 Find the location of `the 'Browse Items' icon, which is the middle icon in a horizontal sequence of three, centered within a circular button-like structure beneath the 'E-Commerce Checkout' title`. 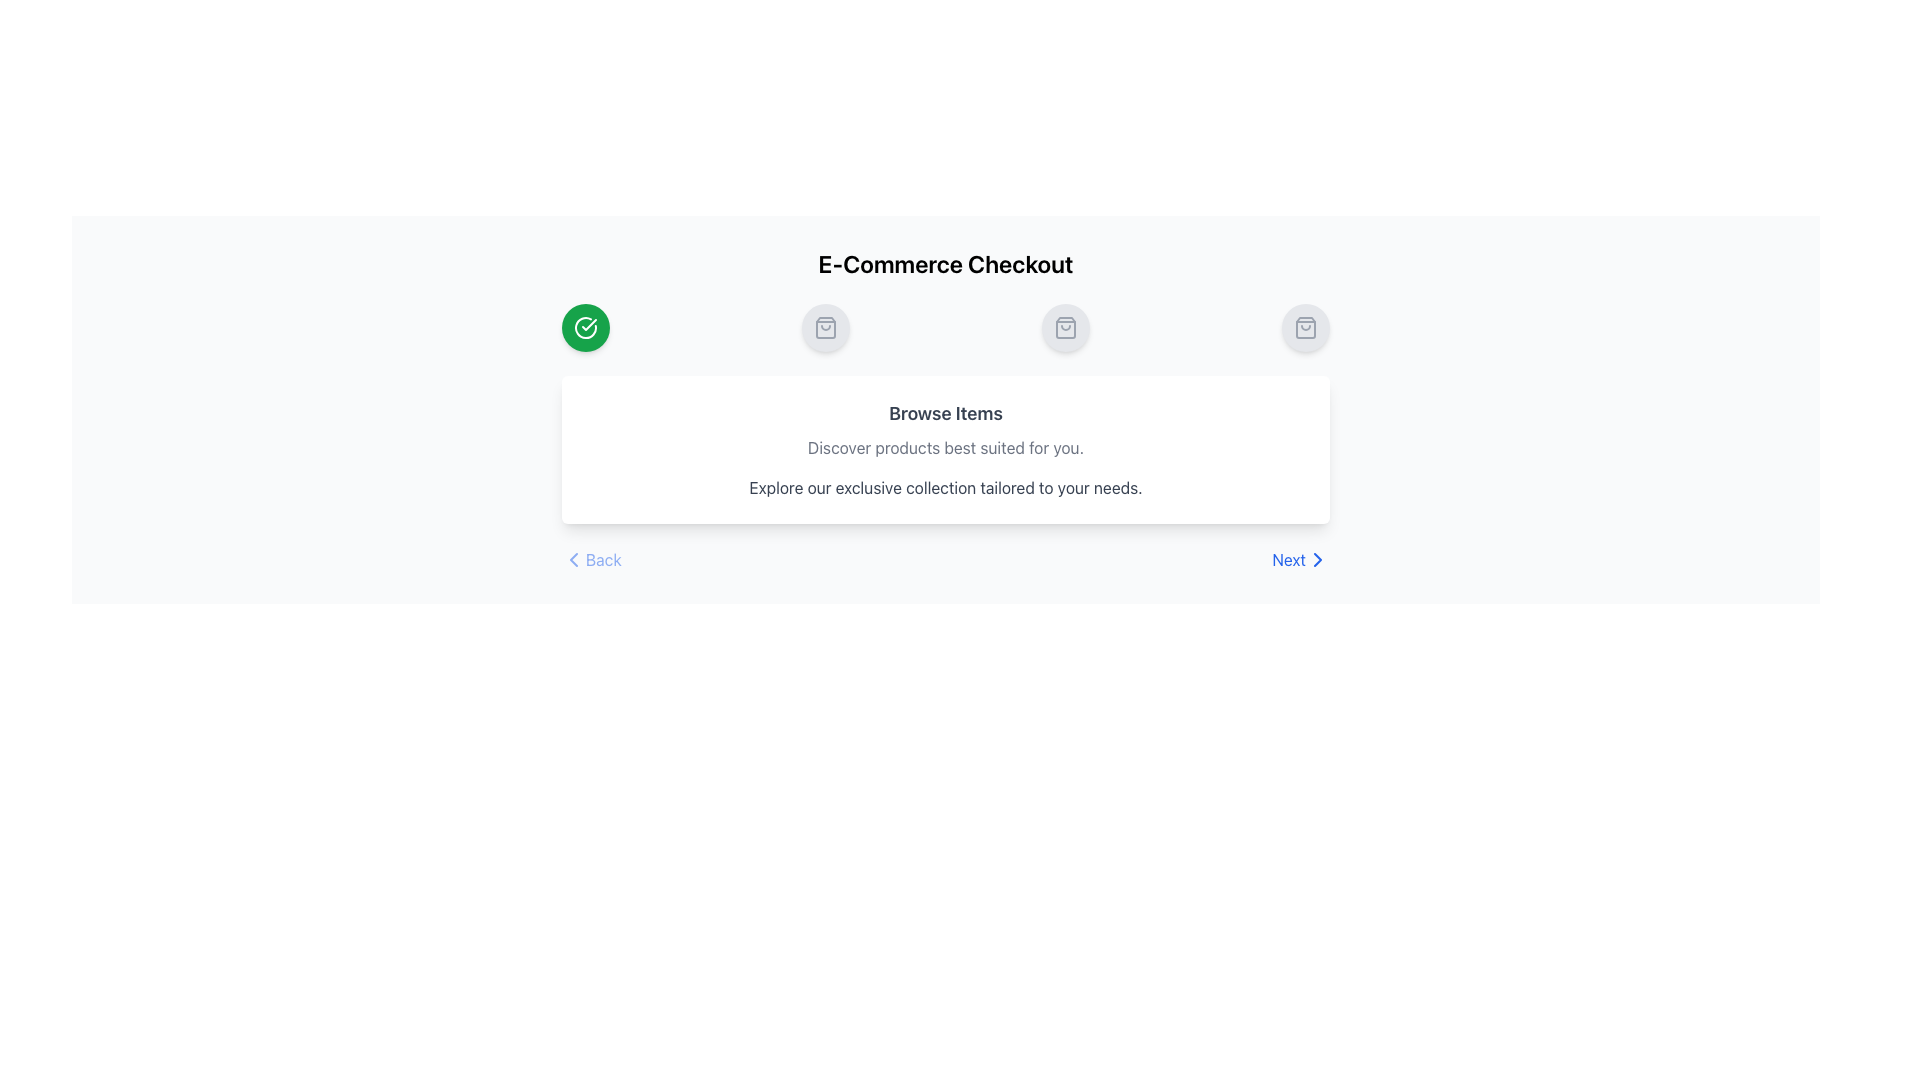

the 'Browse Items' icon, which is the middle icon in a horizontal sequence of three, centered within a circular button-like structure beneath the 'E-Commerce Checkout' title is located at coordinates (825, 326).